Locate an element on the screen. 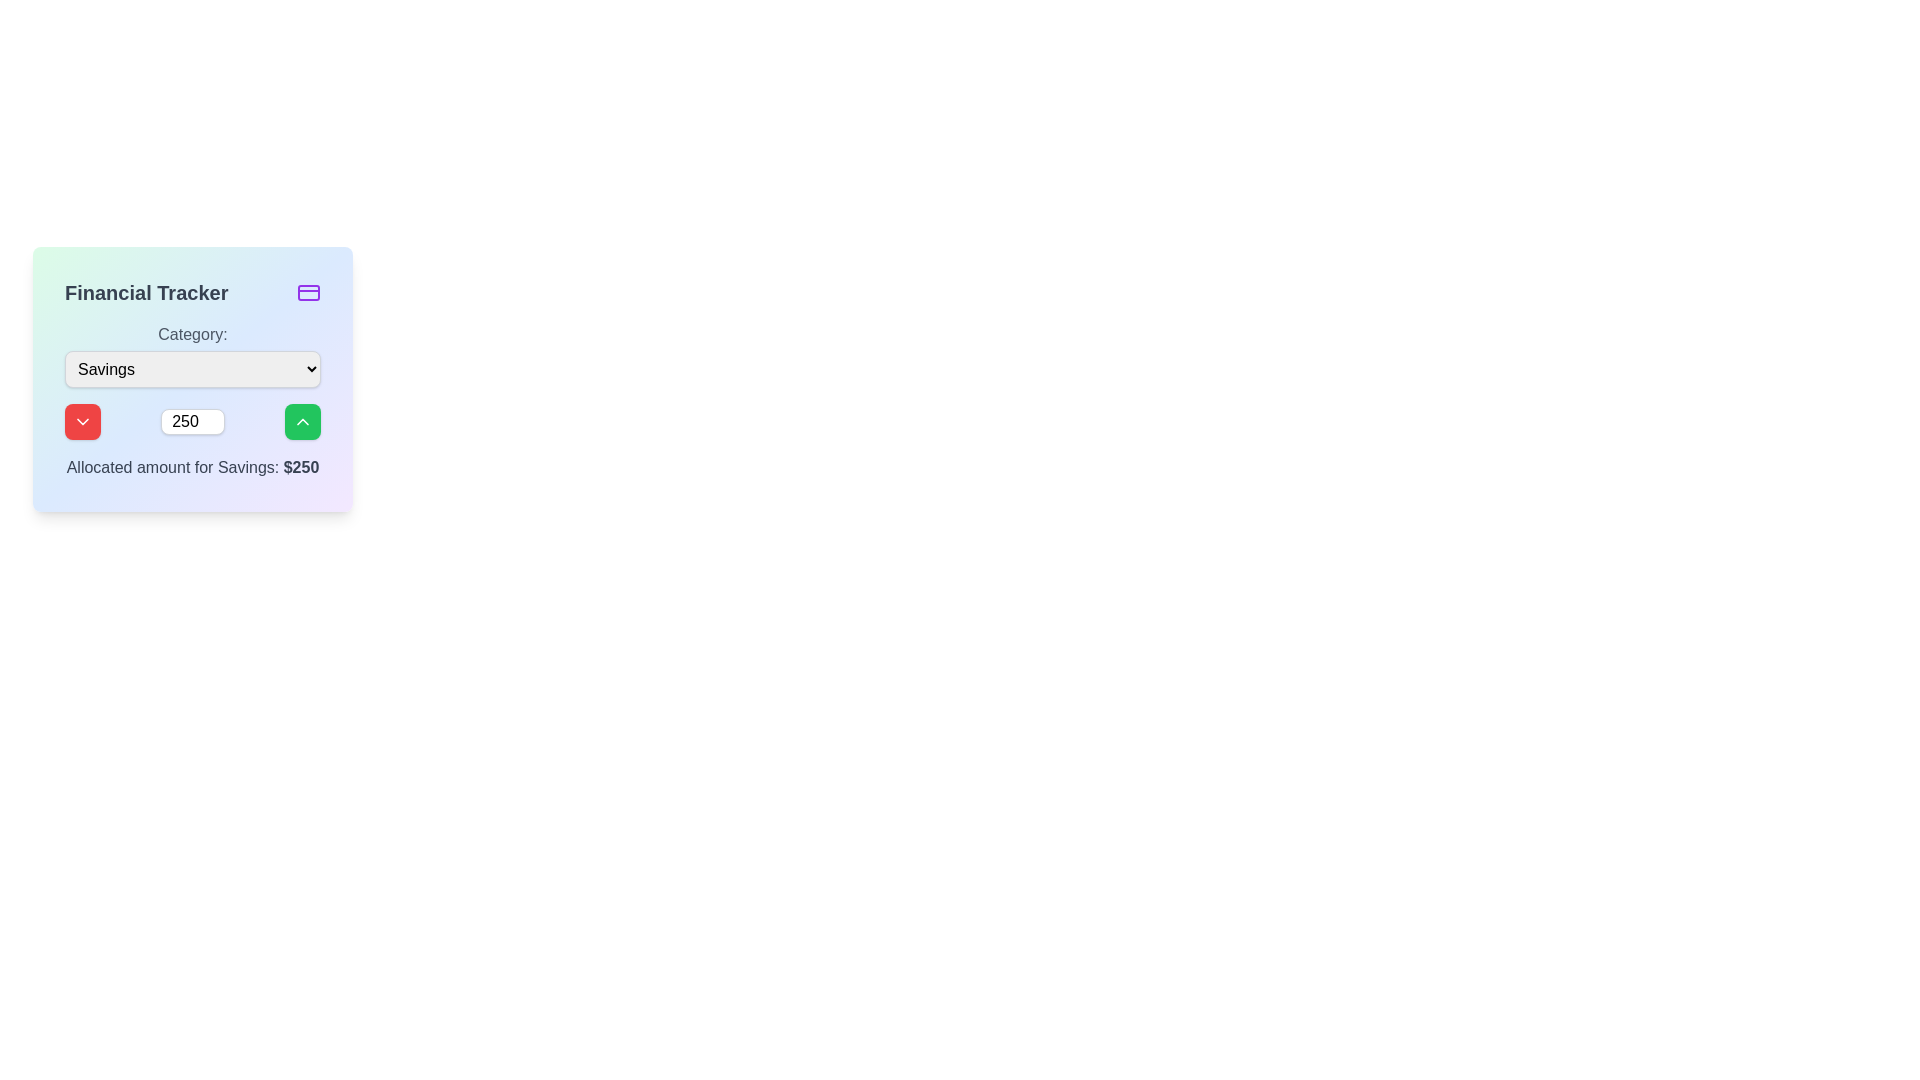  the downward-facing chevron icon button, which is a minimalist outlined triangle in a red circular button, to reduce the adjacent numeric value of '250' is located at coordinates (81, 420).